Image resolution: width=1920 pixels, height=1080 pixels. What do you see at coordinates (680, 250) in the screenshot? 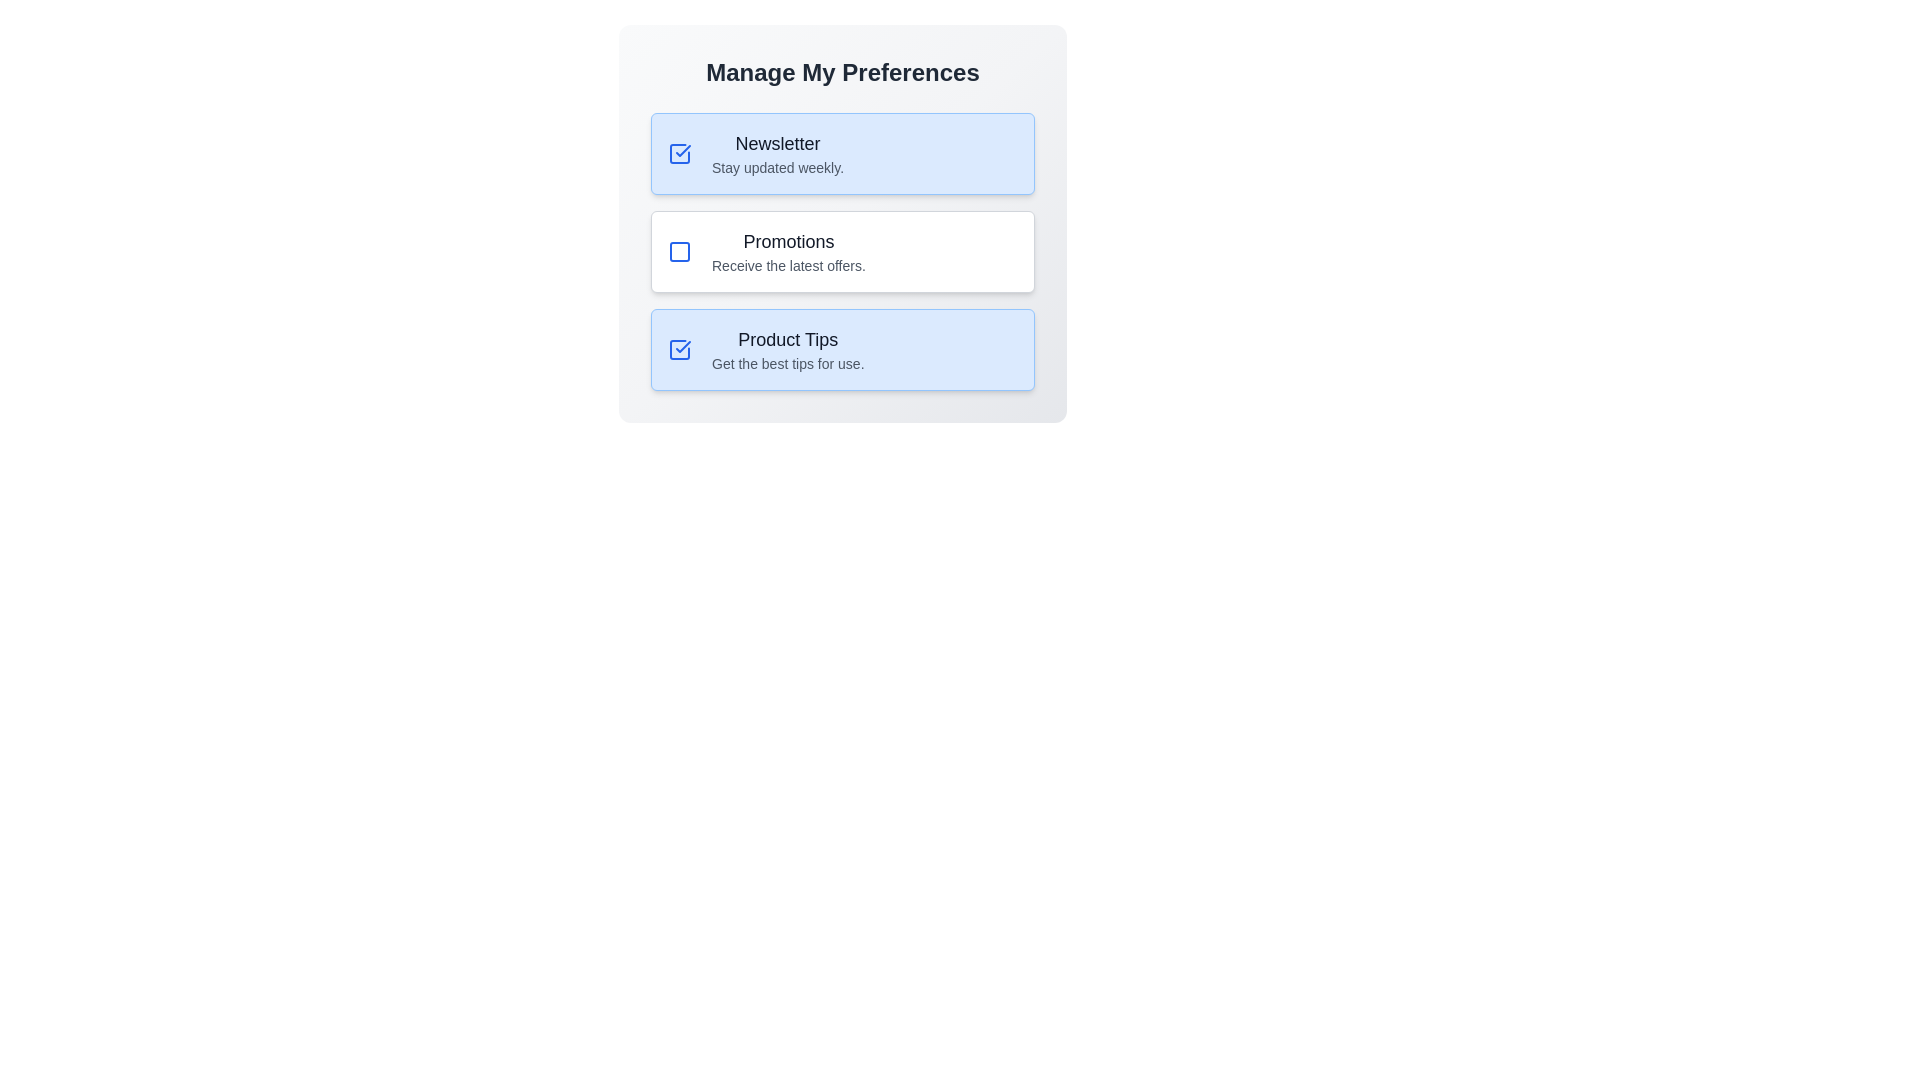
I see `the blue-bordered square icon located to the left of the 'Promotions' text` at bounding box center [680, 250].